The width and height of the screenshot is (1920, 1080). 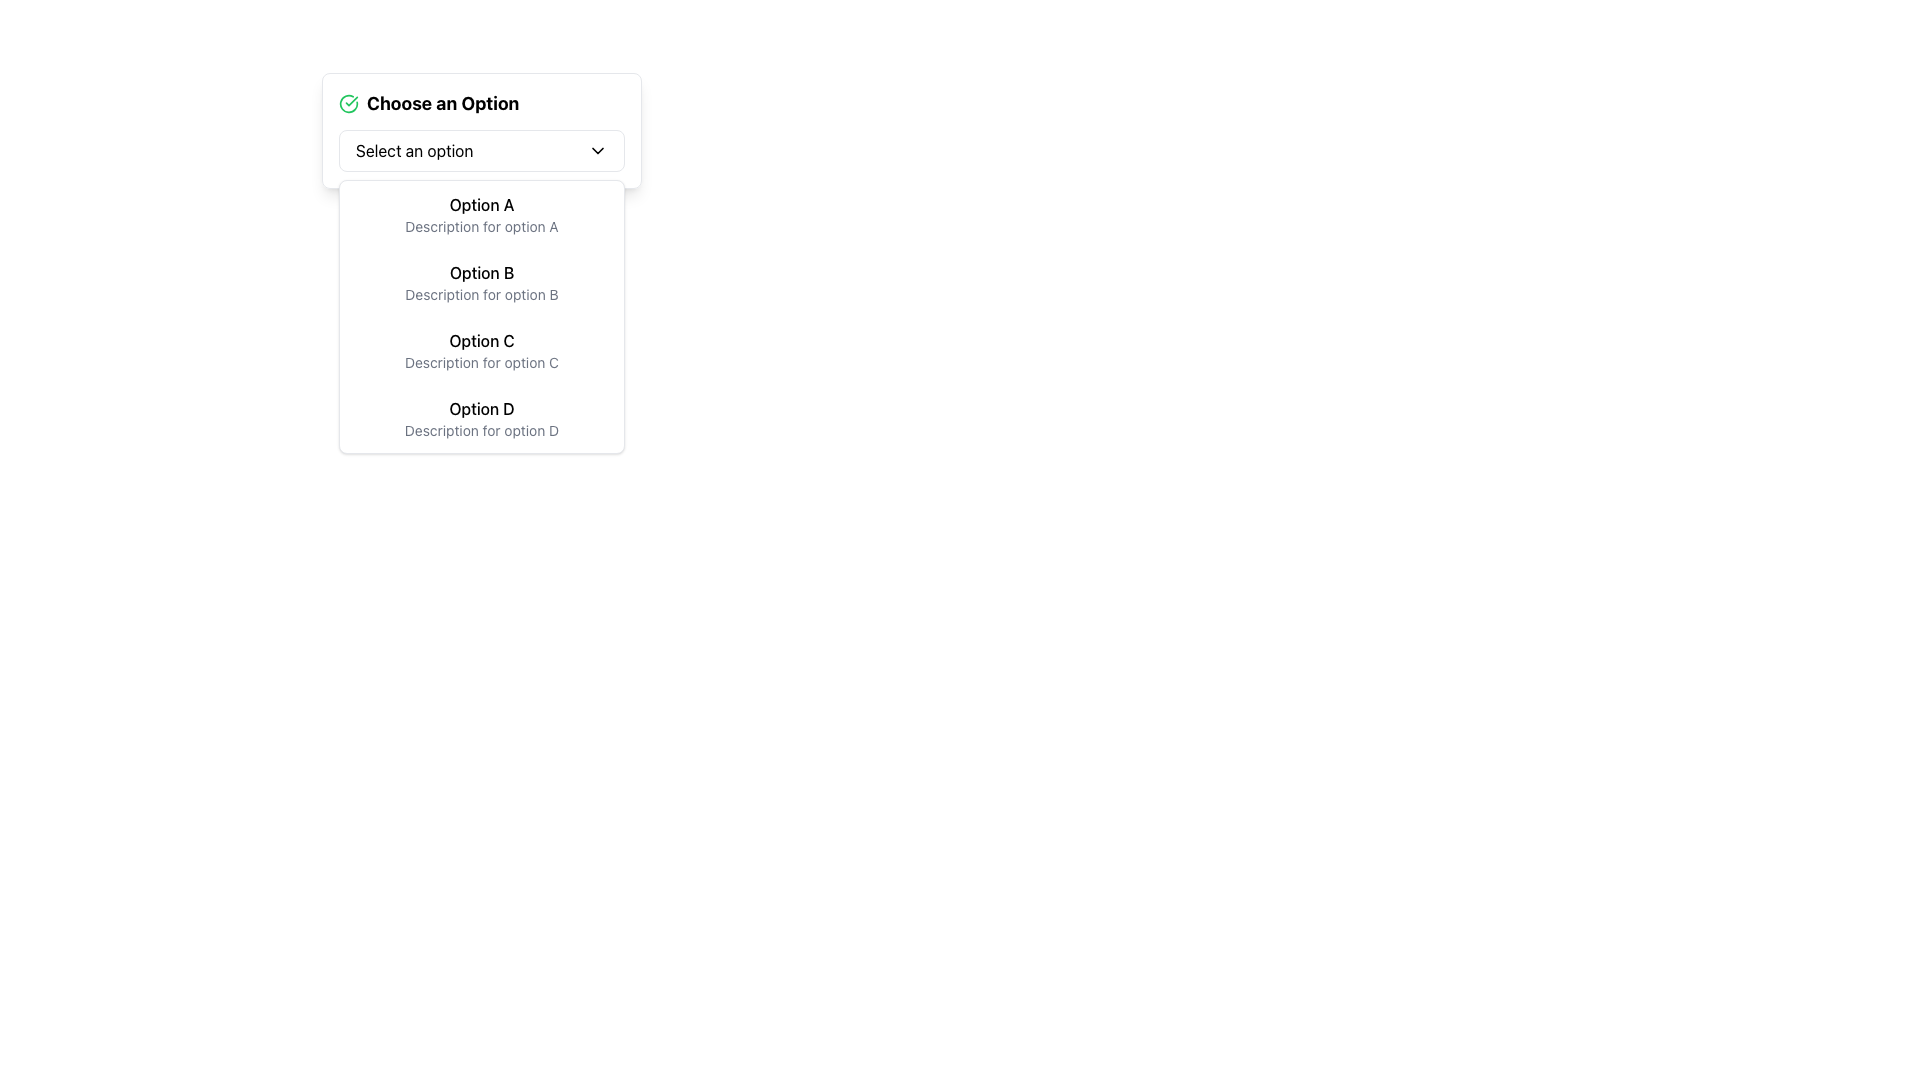 I want to click on text label of 'Option D', located in the dropdown list below 'Option C' and above its description, so click(x=481, y=407).